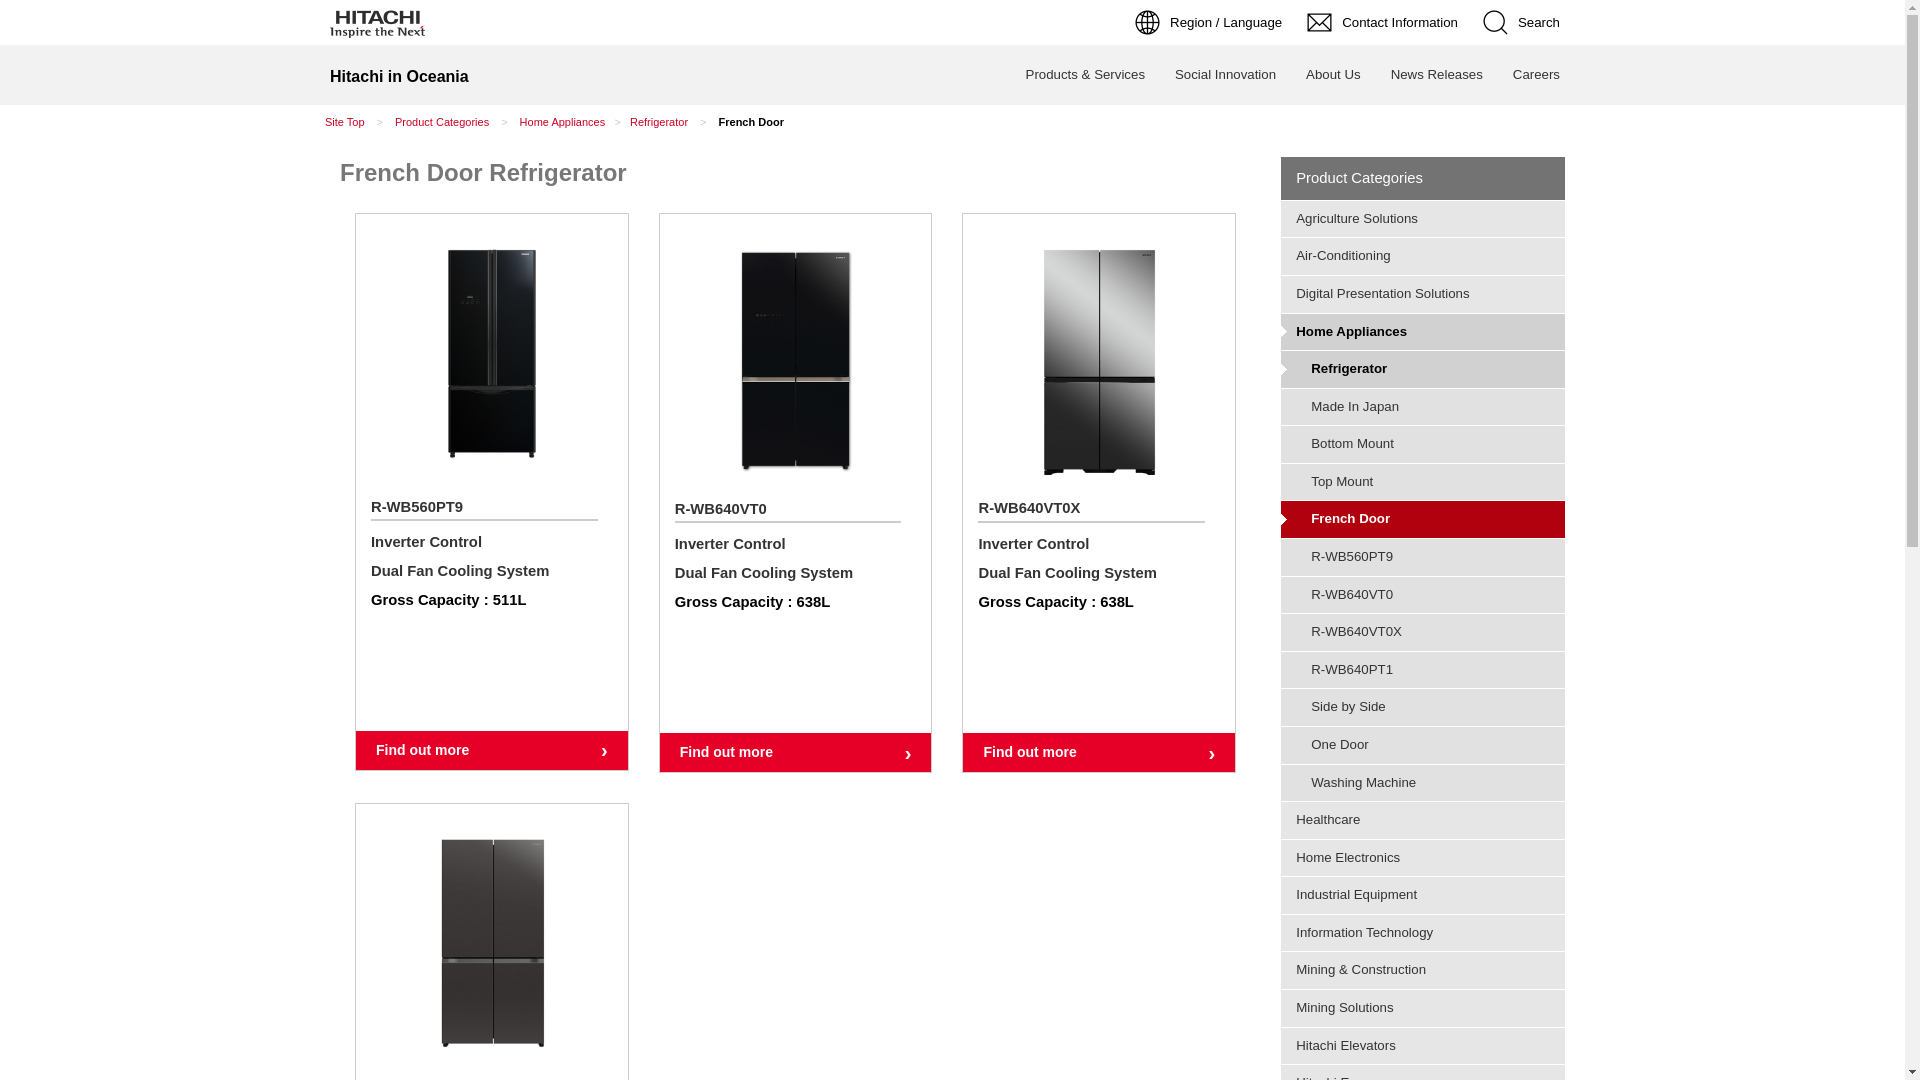  I want to click on 'Agriculture Solutions', so click(1421, 219).